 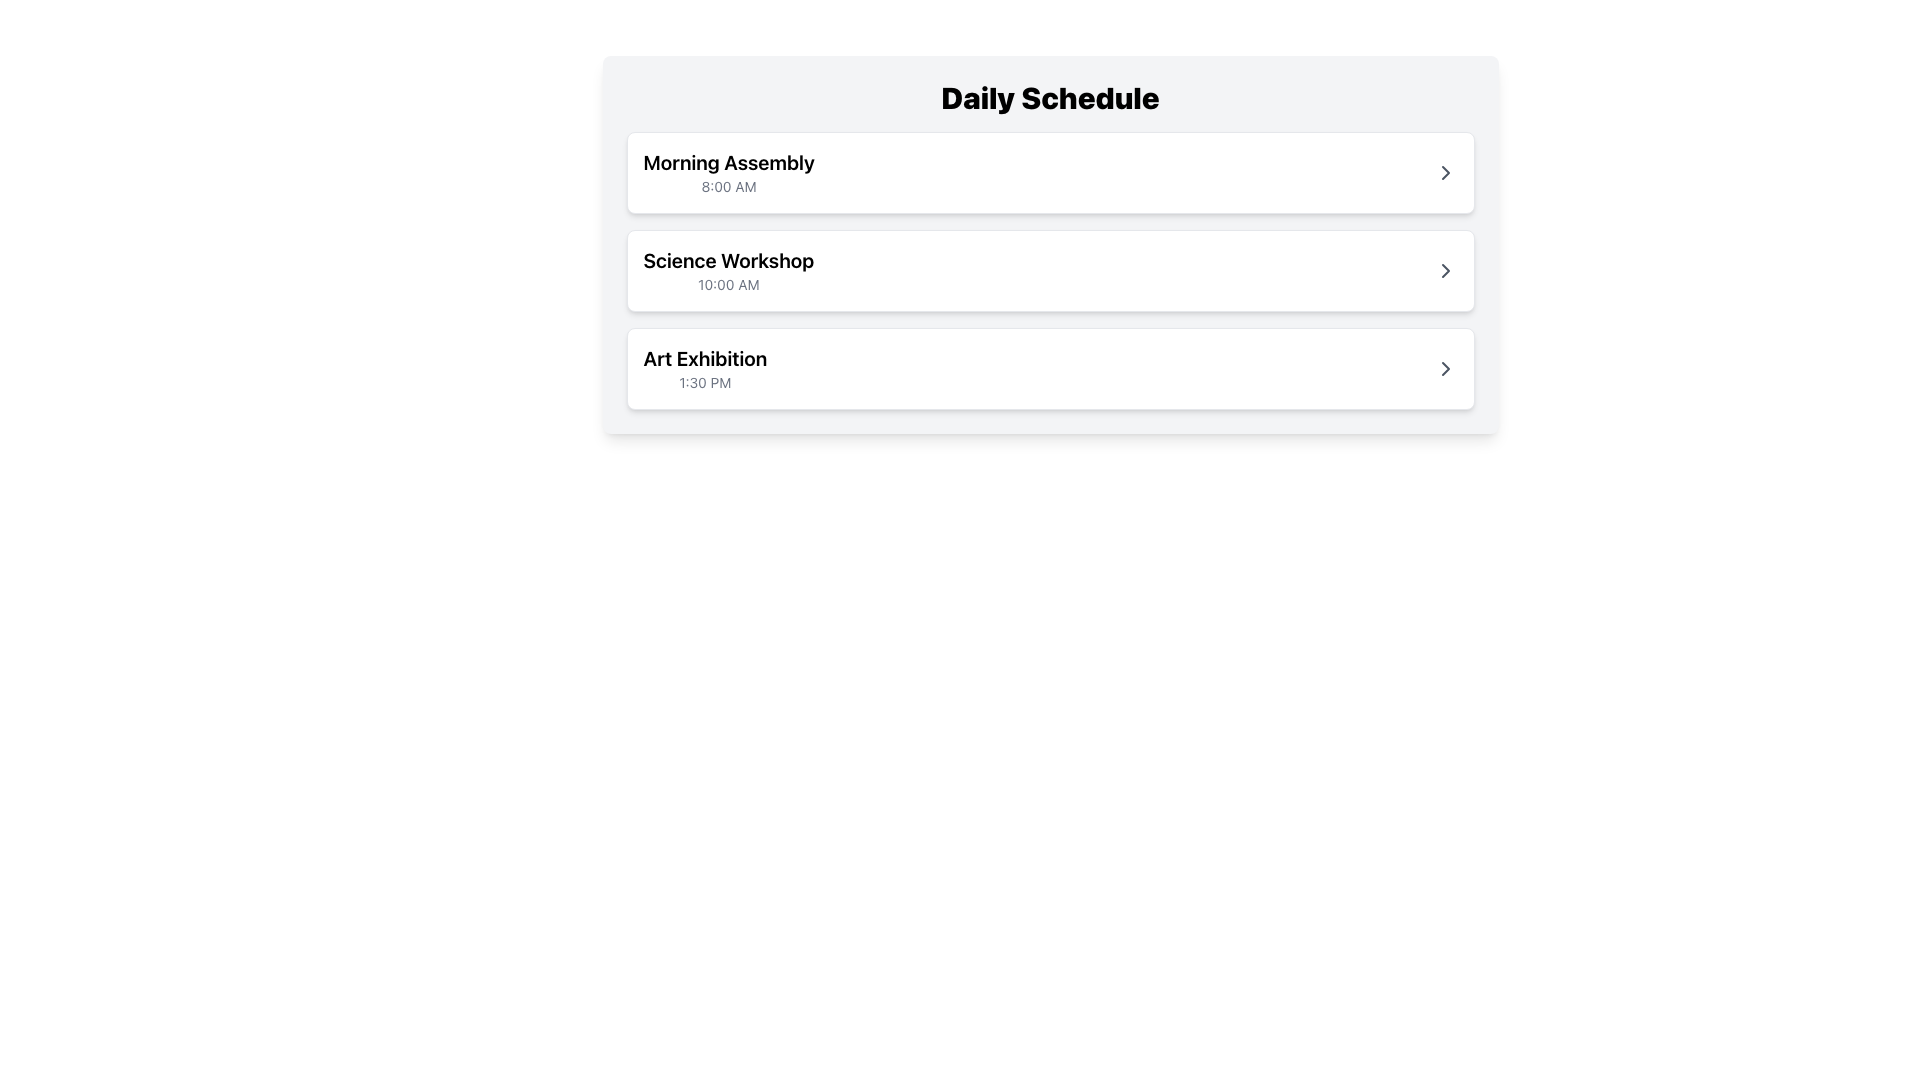 I want to click on the scheduled event element displaying 'Science Workshop' at '10:00 AM' located under the title 'Daily Schedule', so click(x=1049, y=244).